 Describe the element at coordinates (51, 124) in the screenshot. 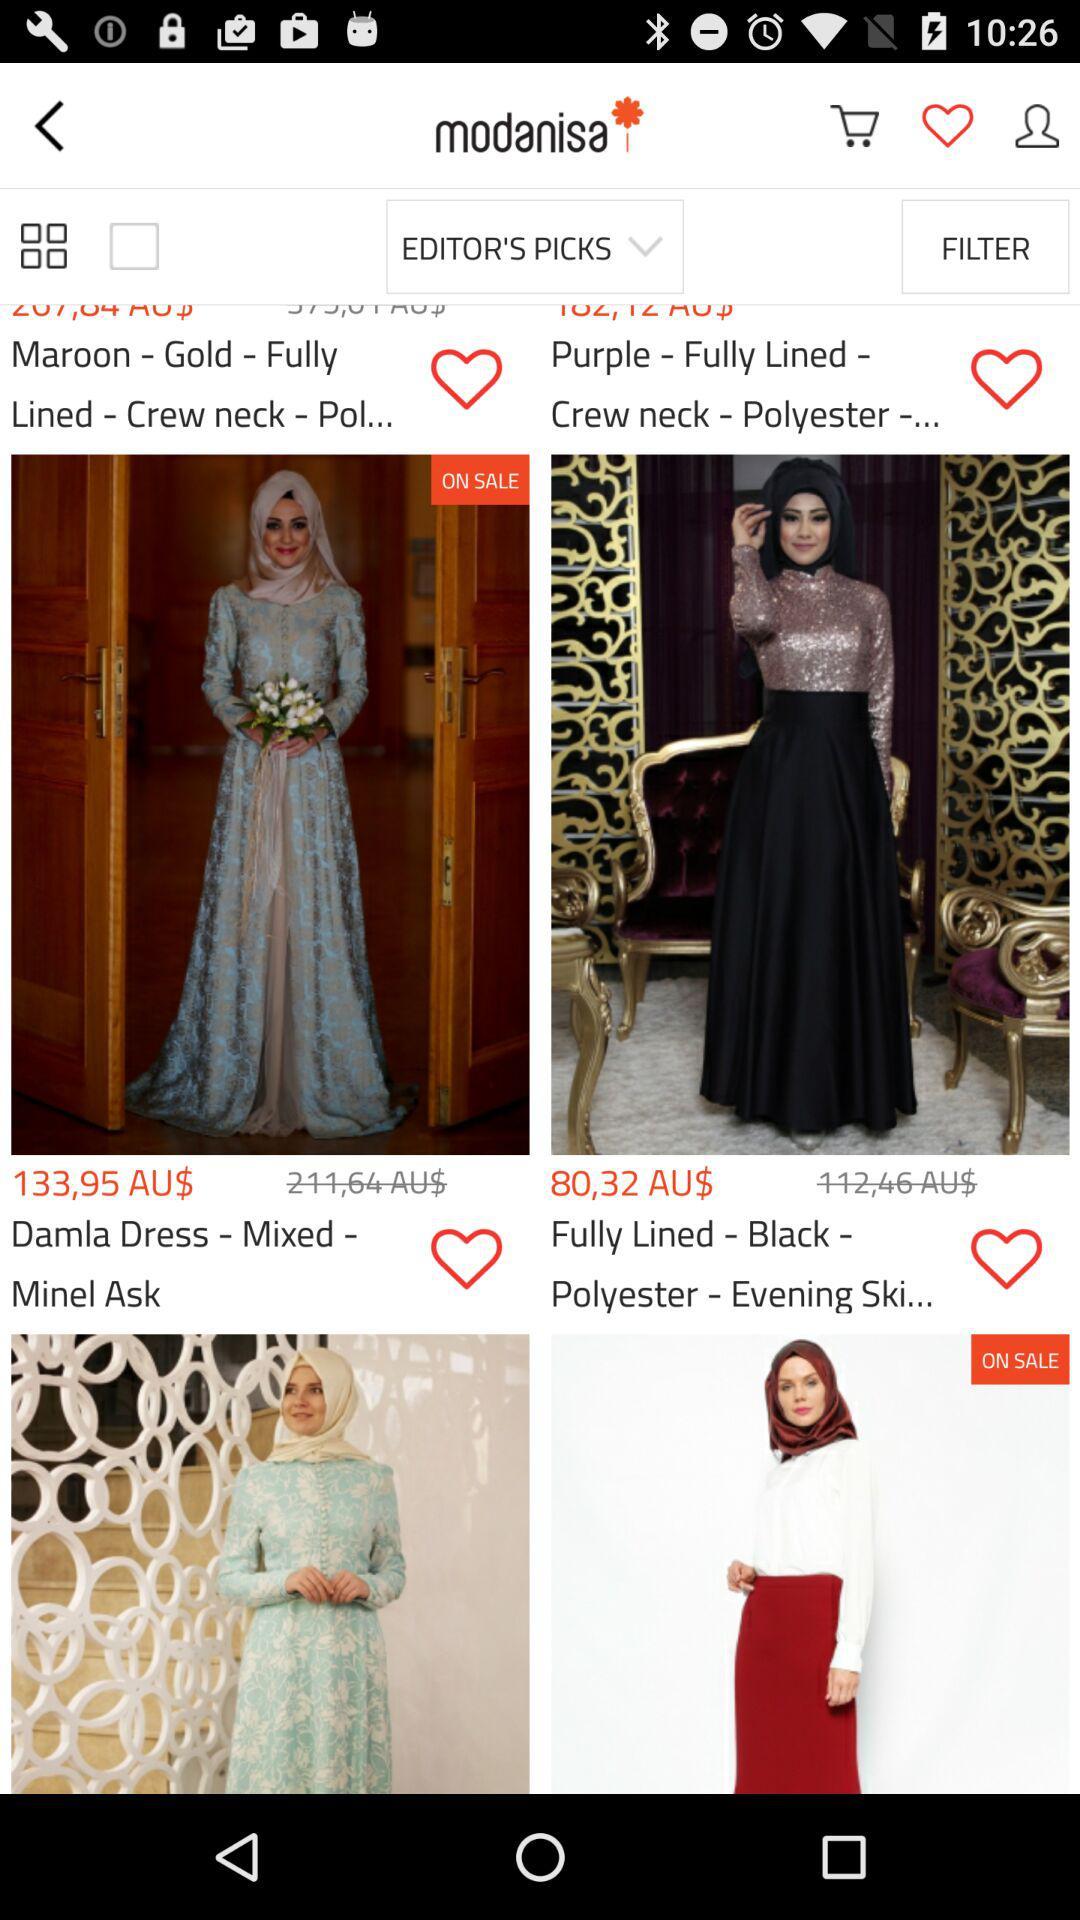

I see `go back` at that location.